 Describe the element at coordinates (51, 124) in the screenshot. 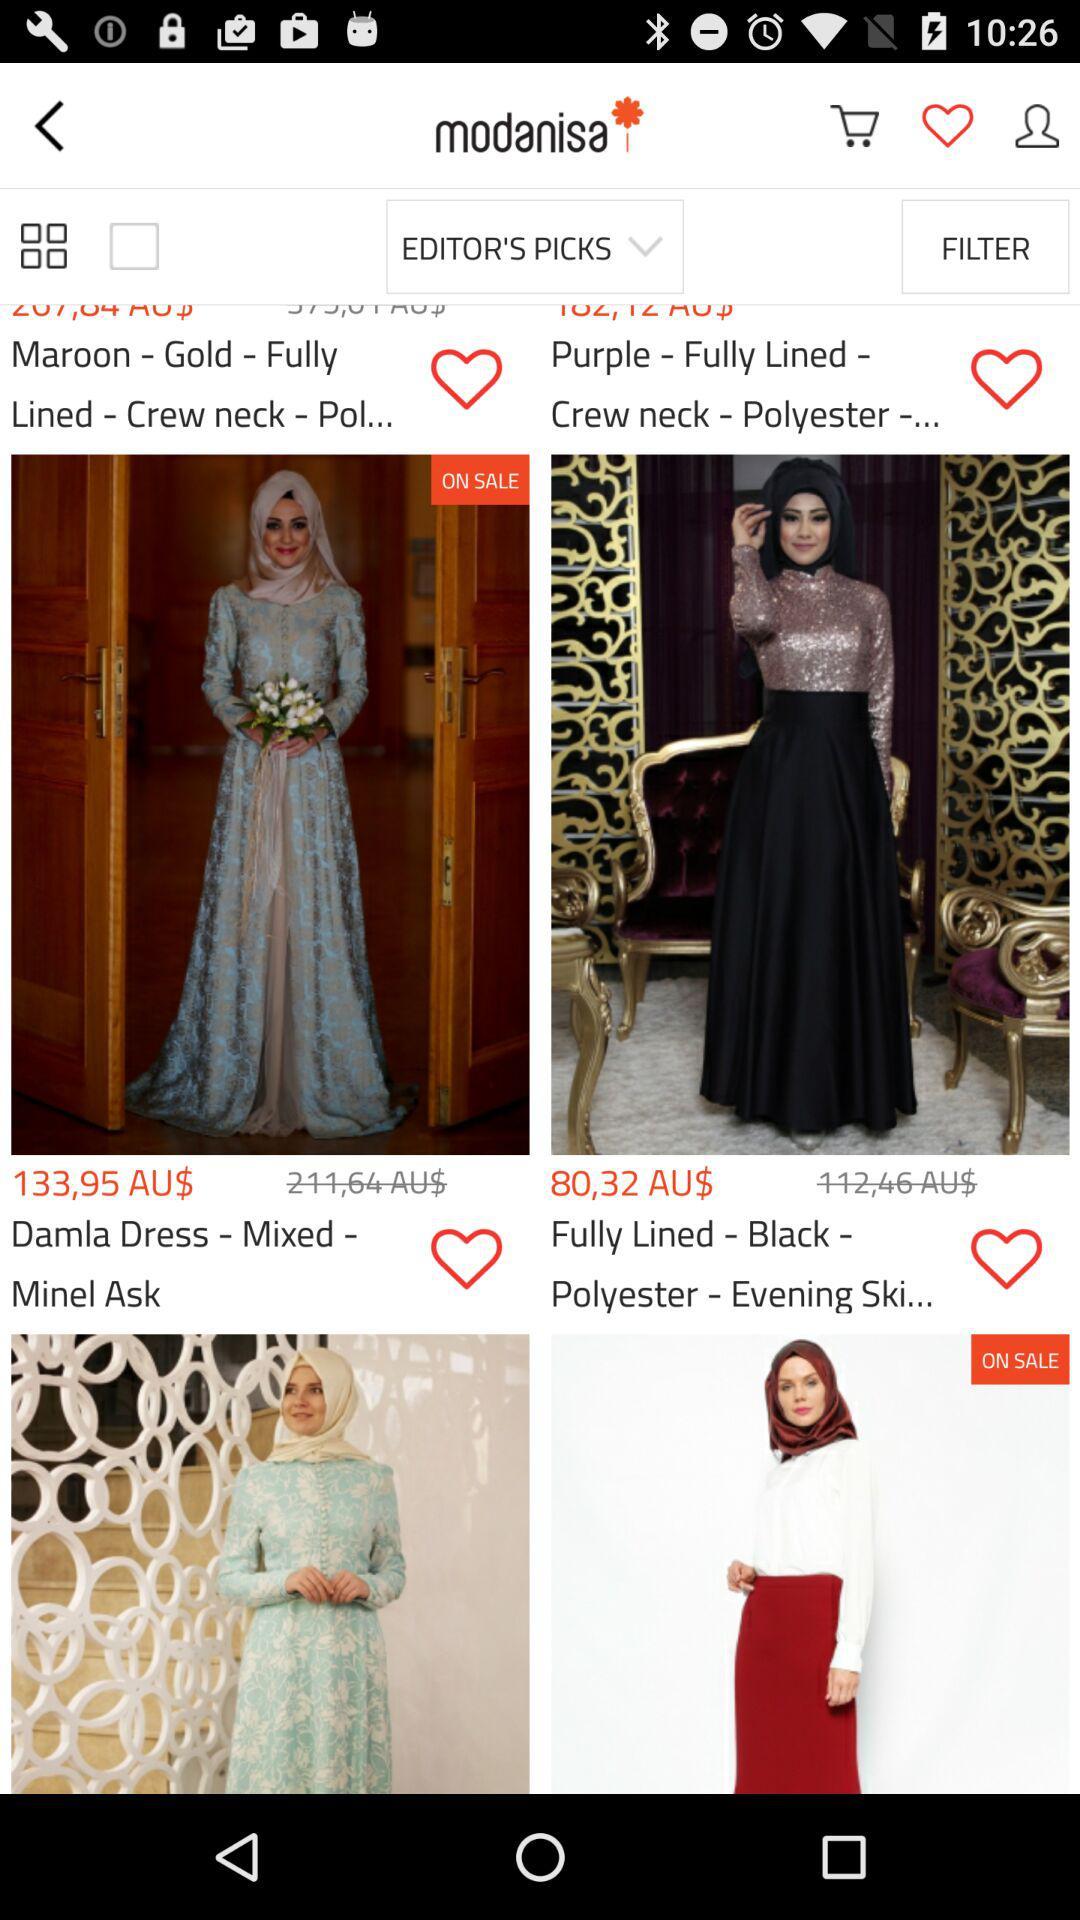

I see `go back` at that location.